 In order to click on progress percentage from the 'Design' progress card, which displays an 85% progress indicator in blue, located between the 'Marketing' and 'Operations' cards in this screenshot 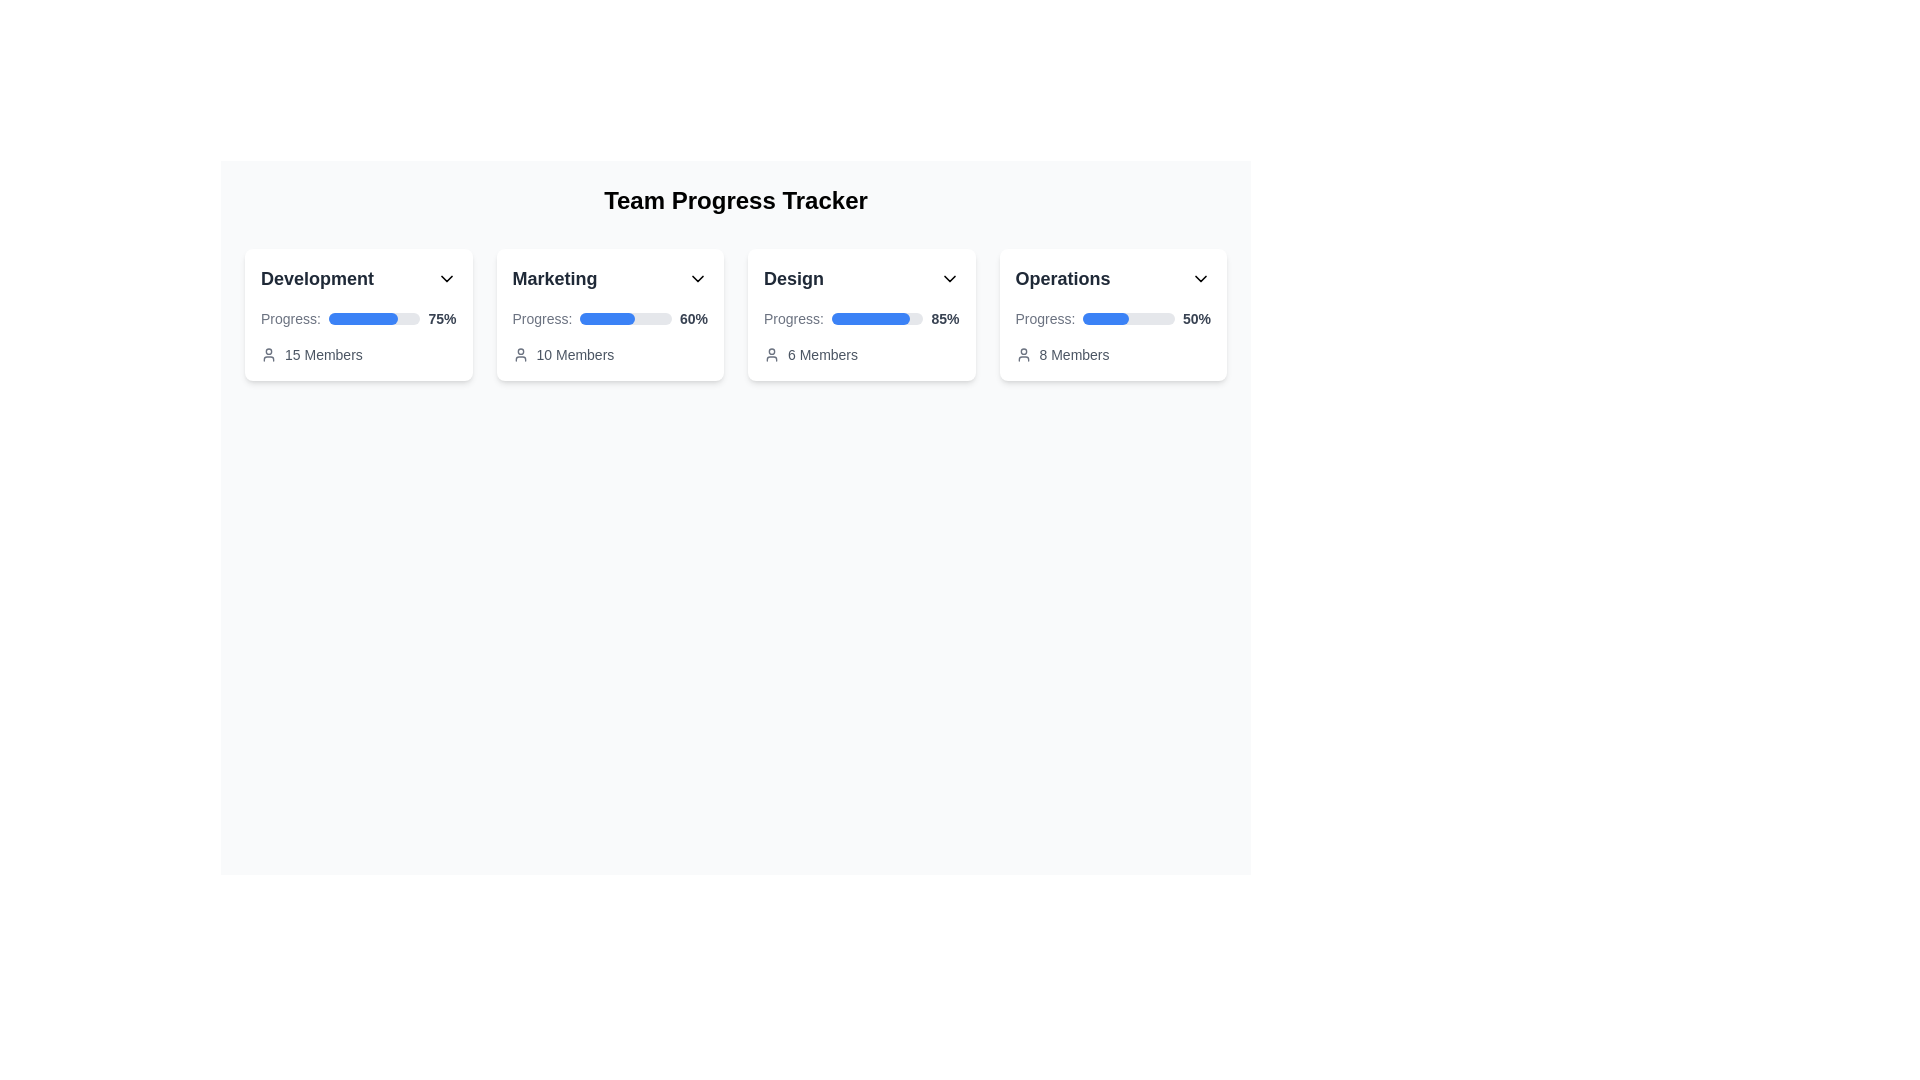, I will do `click(861, 315)`.